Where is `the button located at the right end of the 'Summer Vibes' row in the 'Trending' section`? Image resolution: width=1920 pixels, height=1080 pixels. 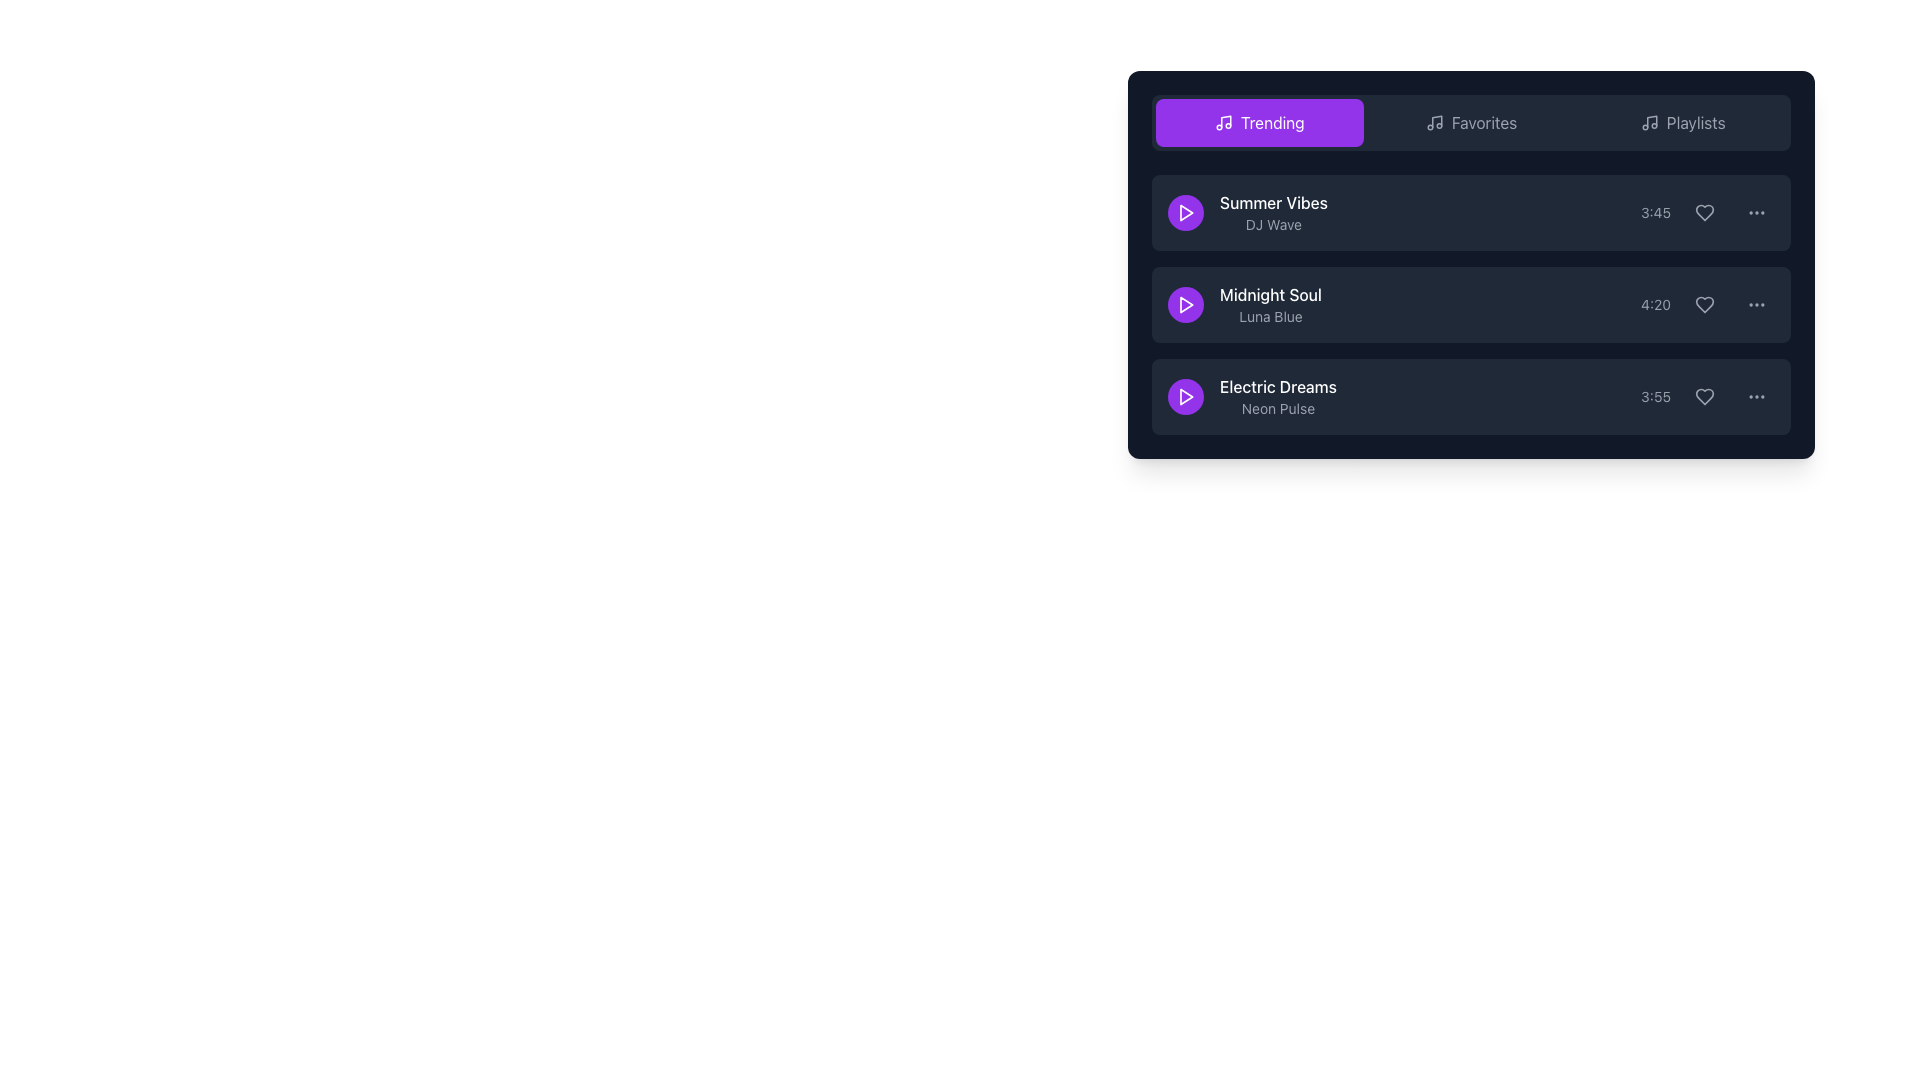 the button located at the right end of the 'Summer Vibes' row in the 'Trending' section is located at coordinates (1703, 212).